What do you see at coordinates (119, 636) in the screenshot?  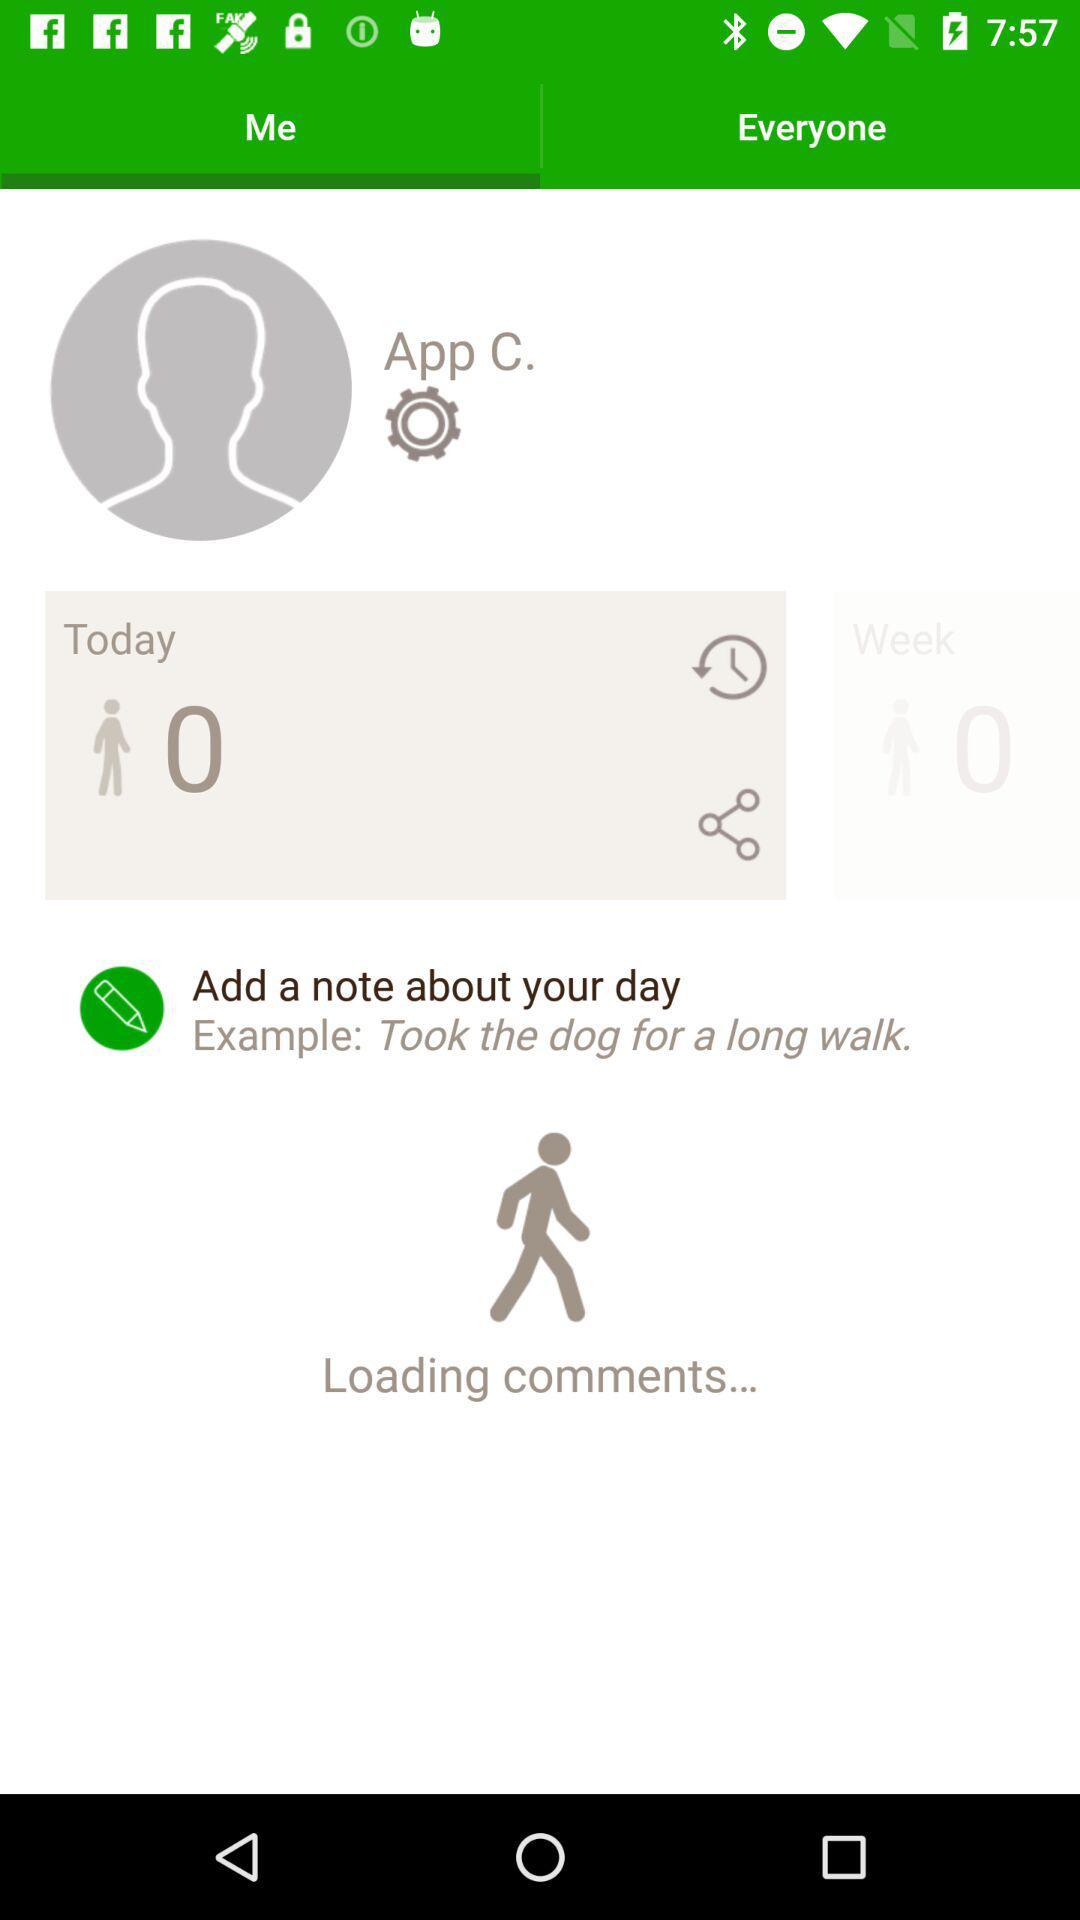 I see `the today icon` at bounding box center [119, 636].